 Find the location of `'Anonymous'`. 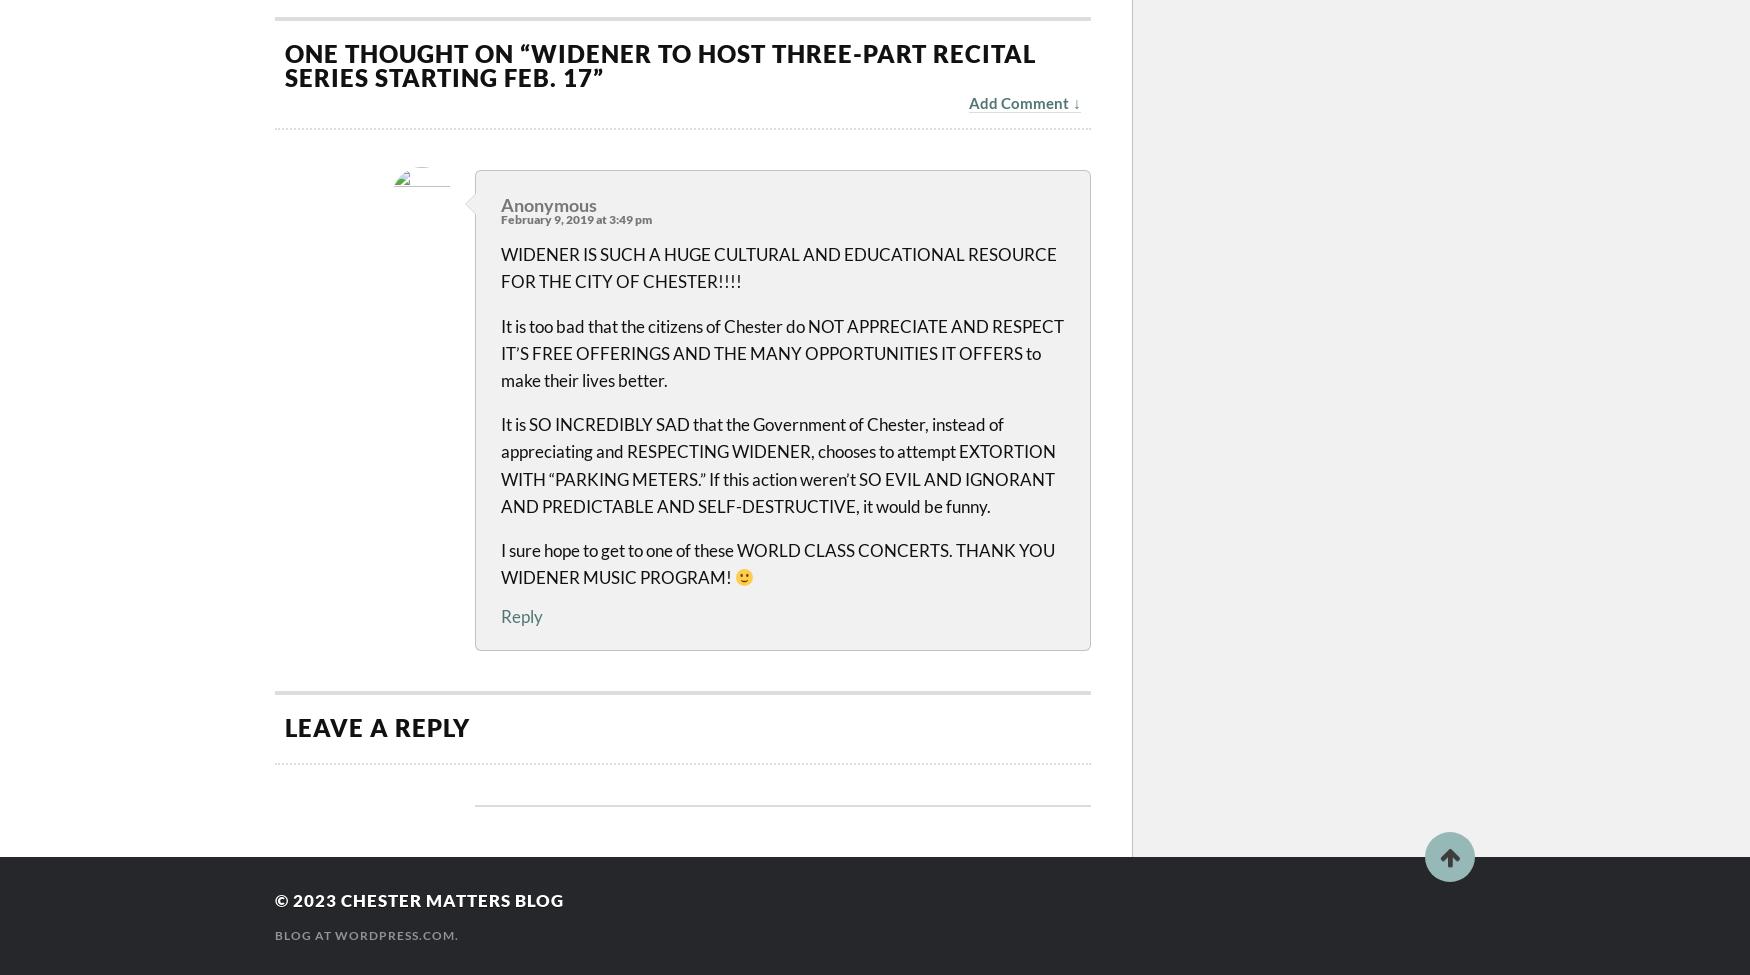

'Anonymous' is located at coordinates (547, 203).